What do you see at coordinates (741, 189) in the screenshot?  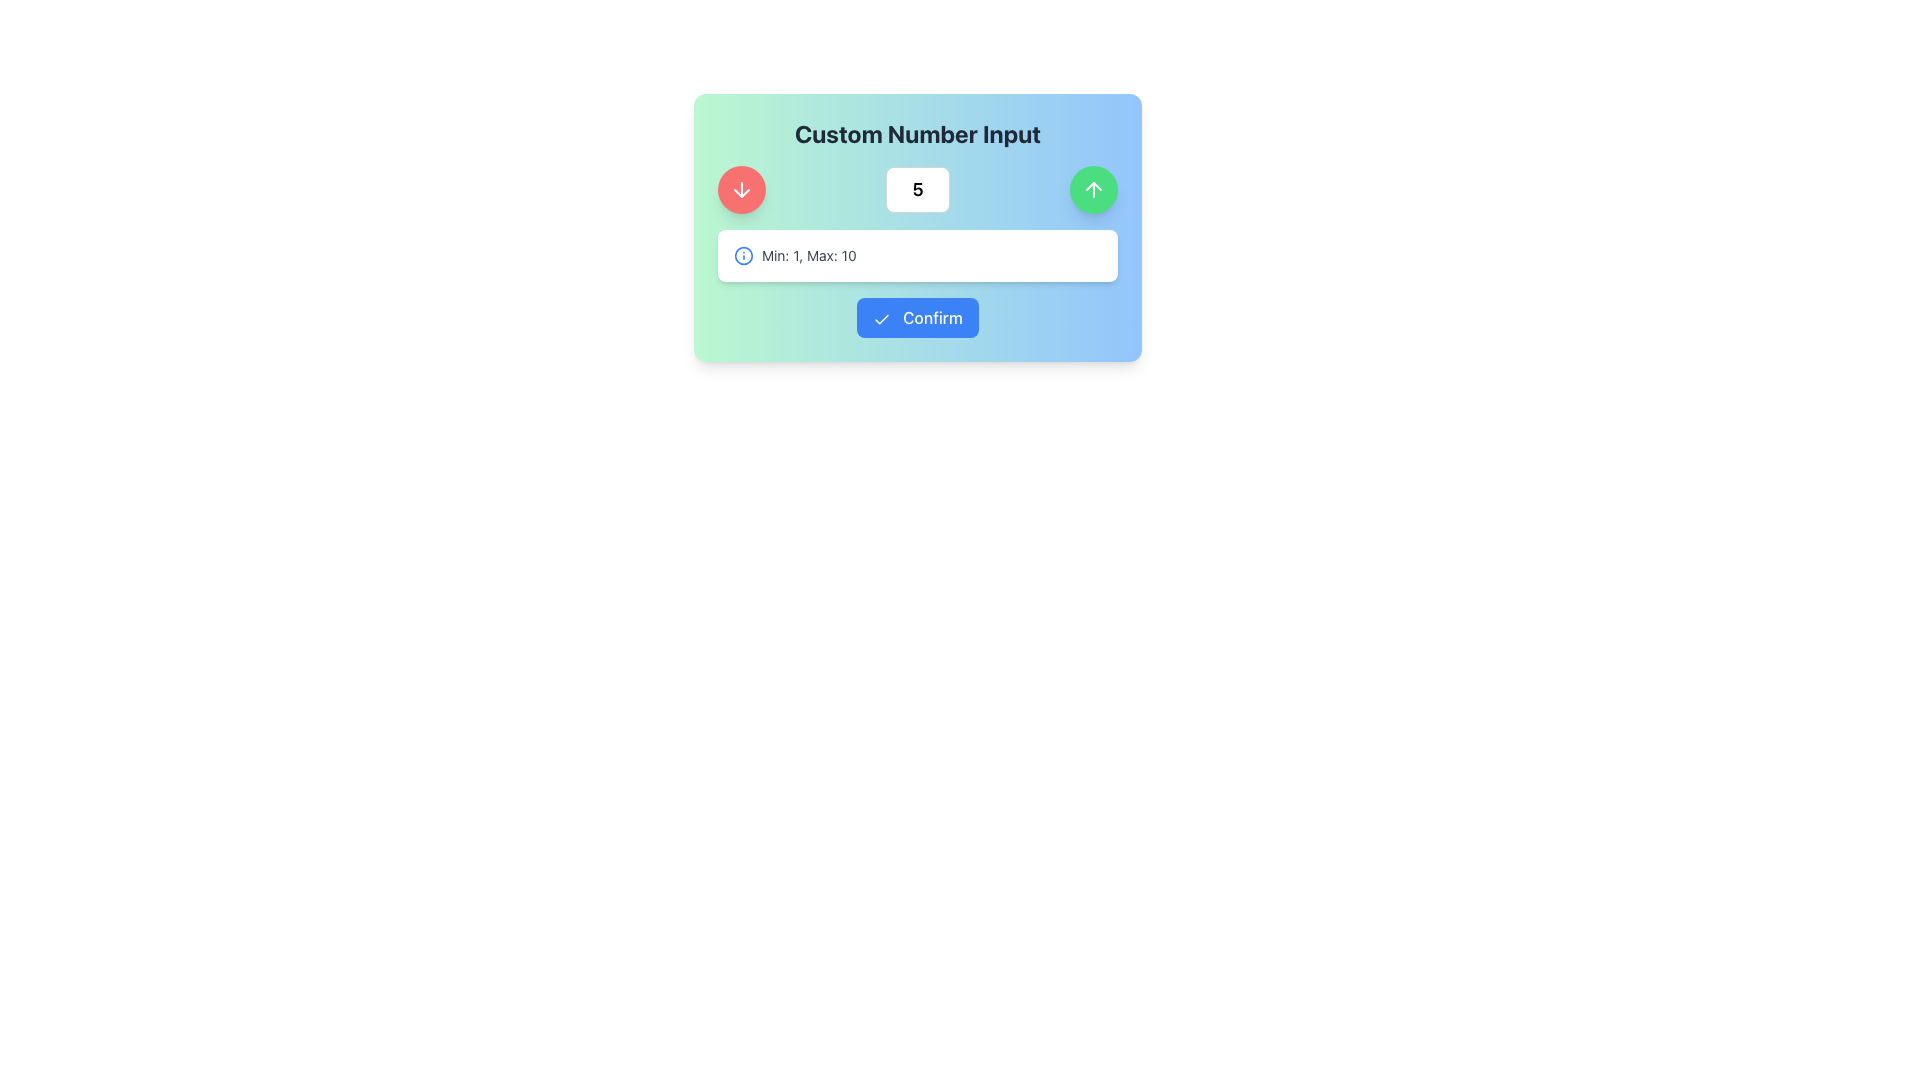 I see `the downward arrow icon embedded within a circular button with a red background to change its appearance` at bounding box center [741, 189].